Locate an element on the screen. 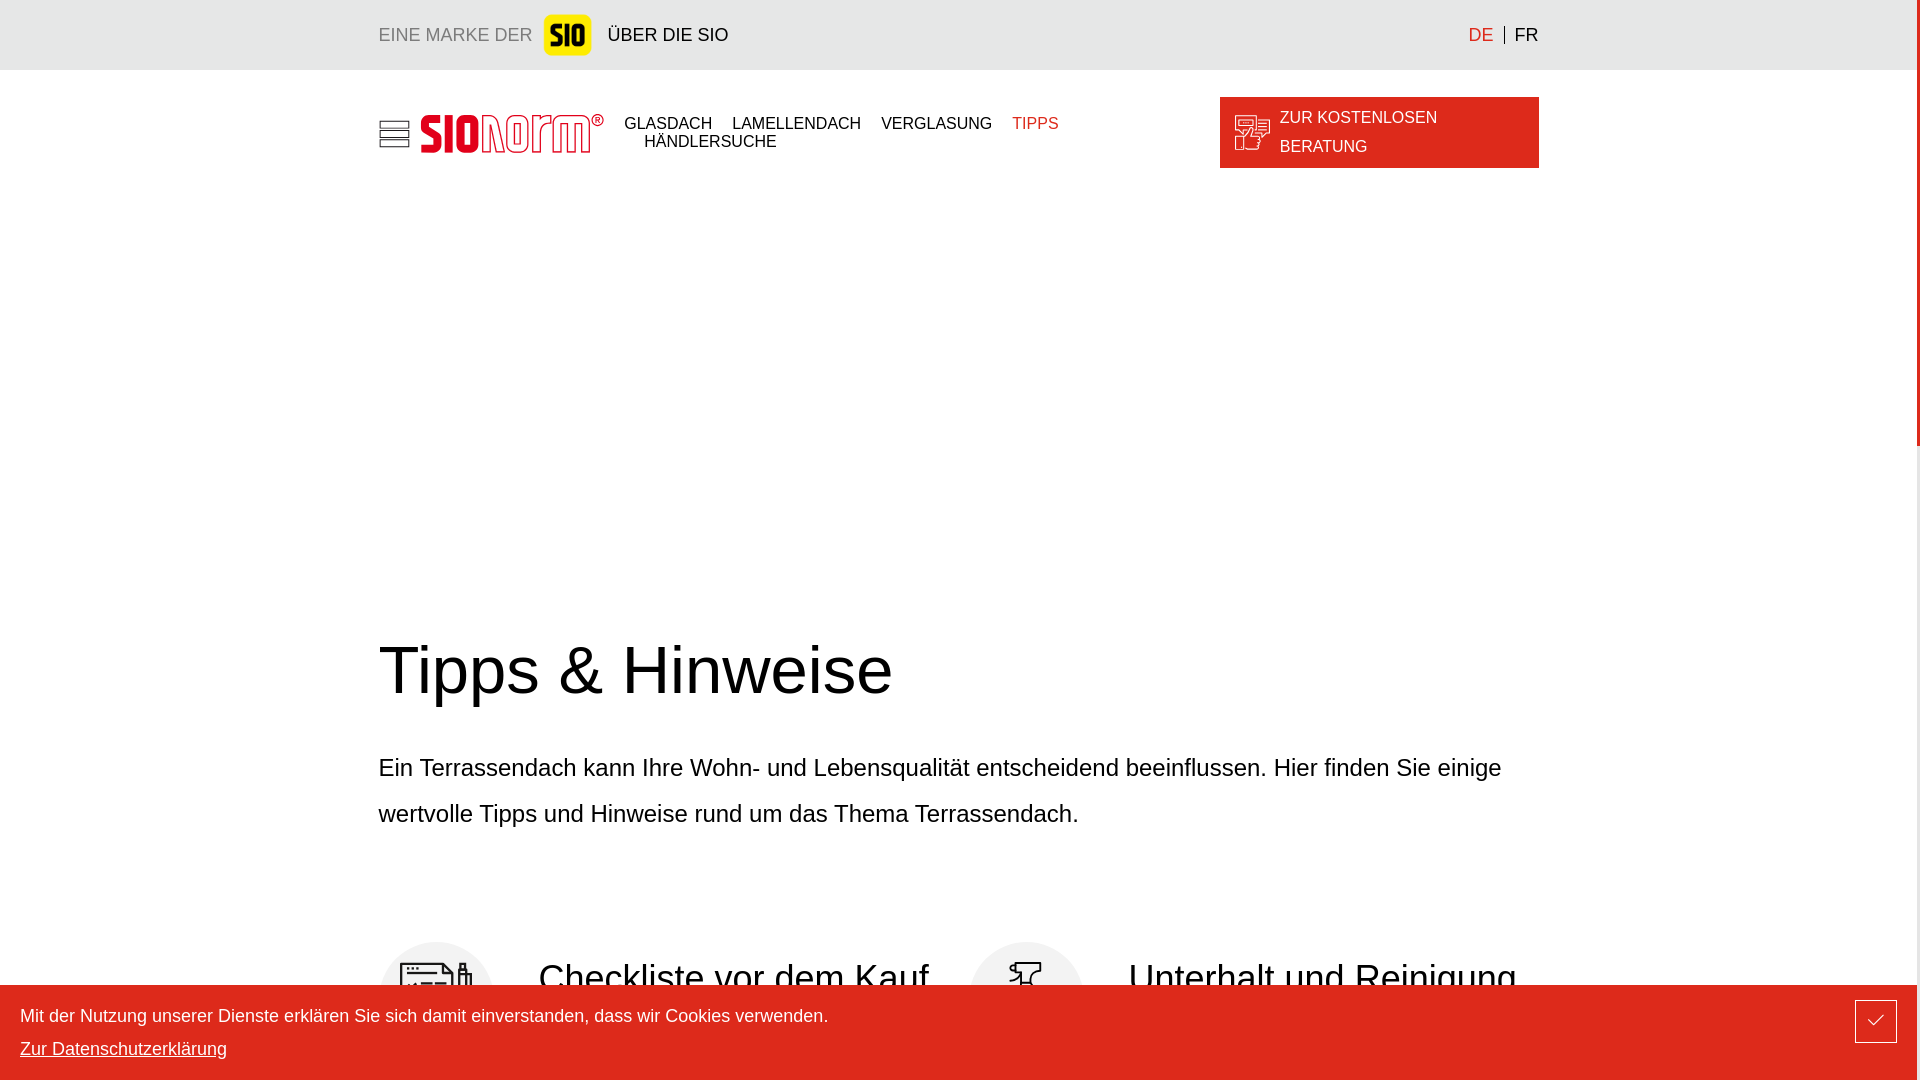 The width and height of the screenshot is (1920, 1080). 'ZUR KOSTENLOSEN BERATUNG' is located at coordinates (1377, 132).